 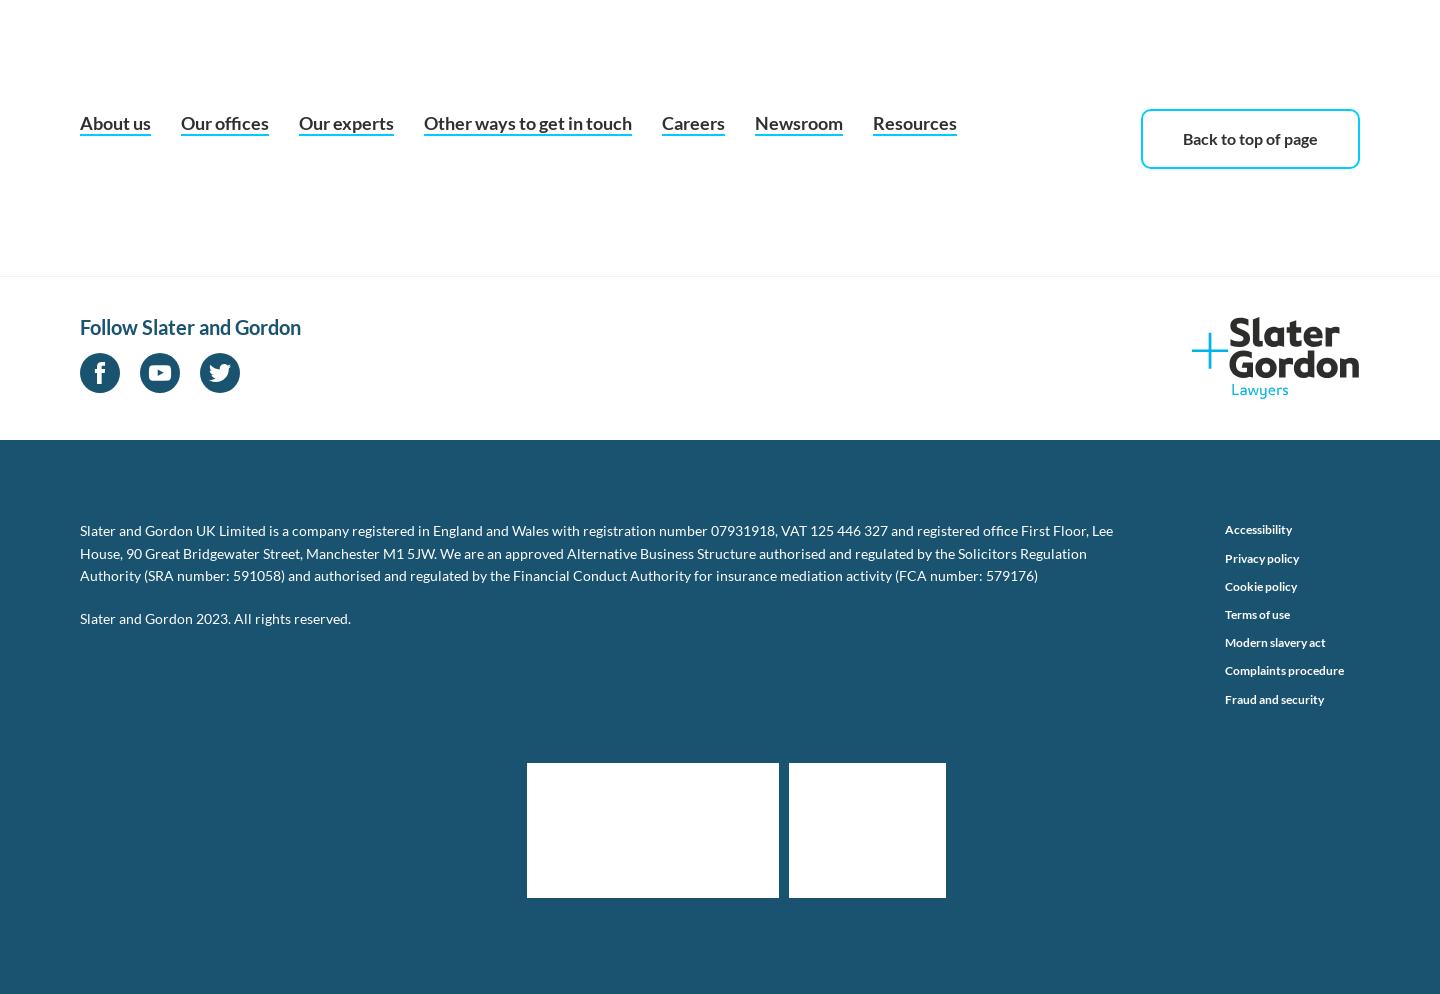 What do you see at coordinates (1275, 642) in the screenshot?
I see `'Modern slavery act'` at bounding box center [1275, 642].